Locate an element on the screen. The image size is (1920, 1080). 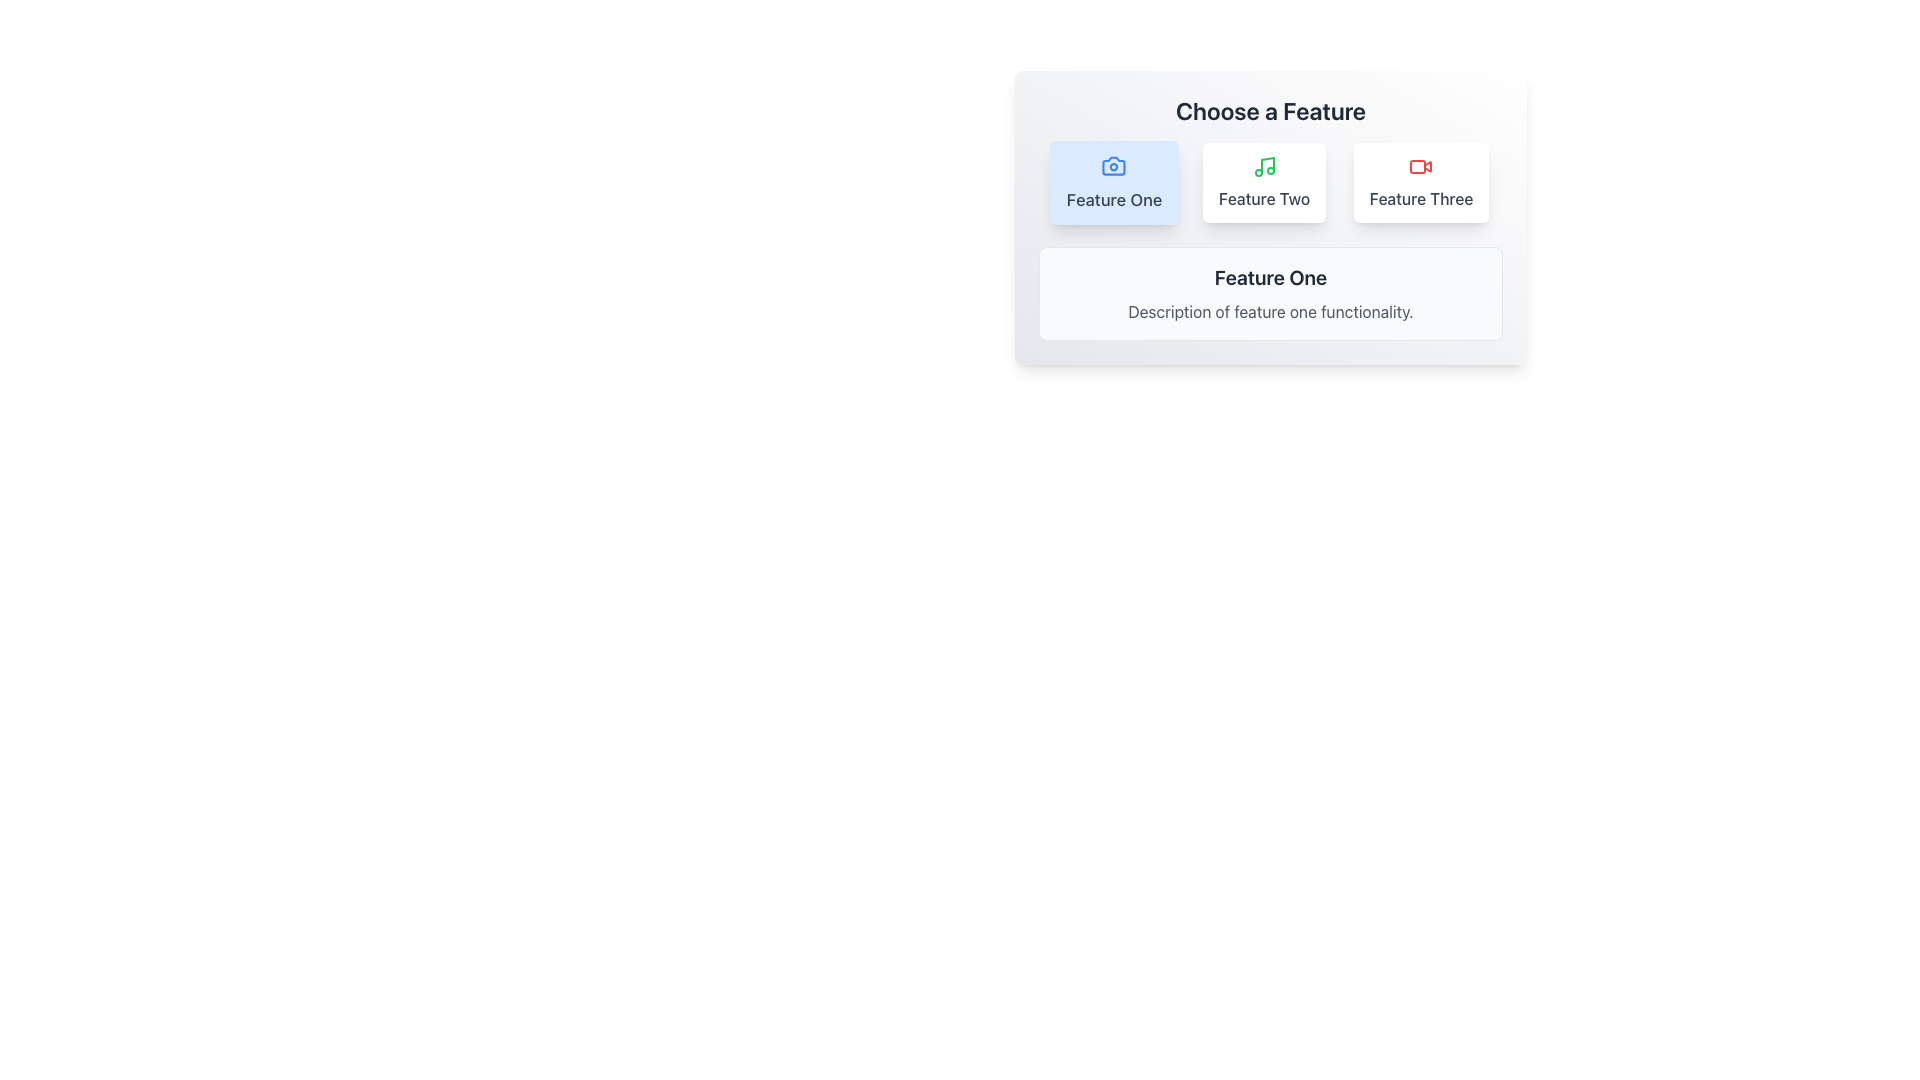
outer outline of the stylized camera icon, which is part of the 'Feature One' button located in the center-left of the card interface for debugging purposes is located at coordinates (1113, 165).